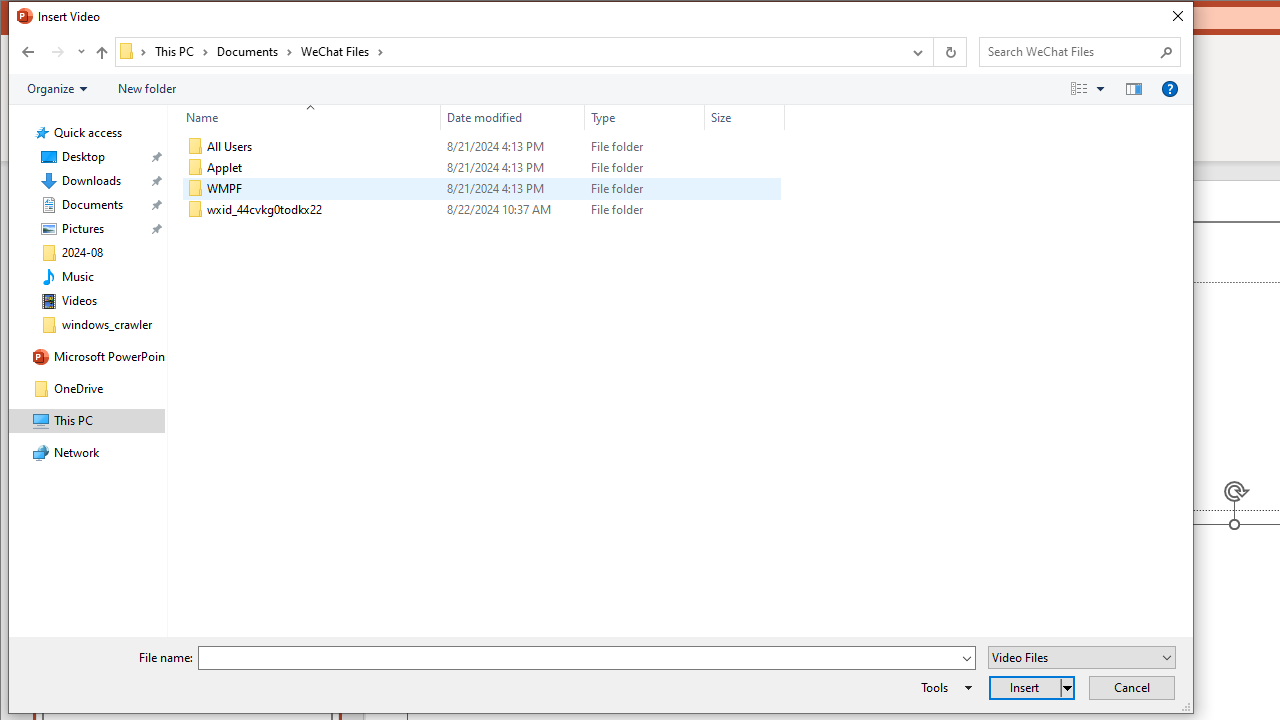 Image resolution: width=1280 pixels, height=720 pixels. What do you see at coordinates (481, 189) in the screenshot?
I see `'WMPF'` at bounding box center [481, 189].